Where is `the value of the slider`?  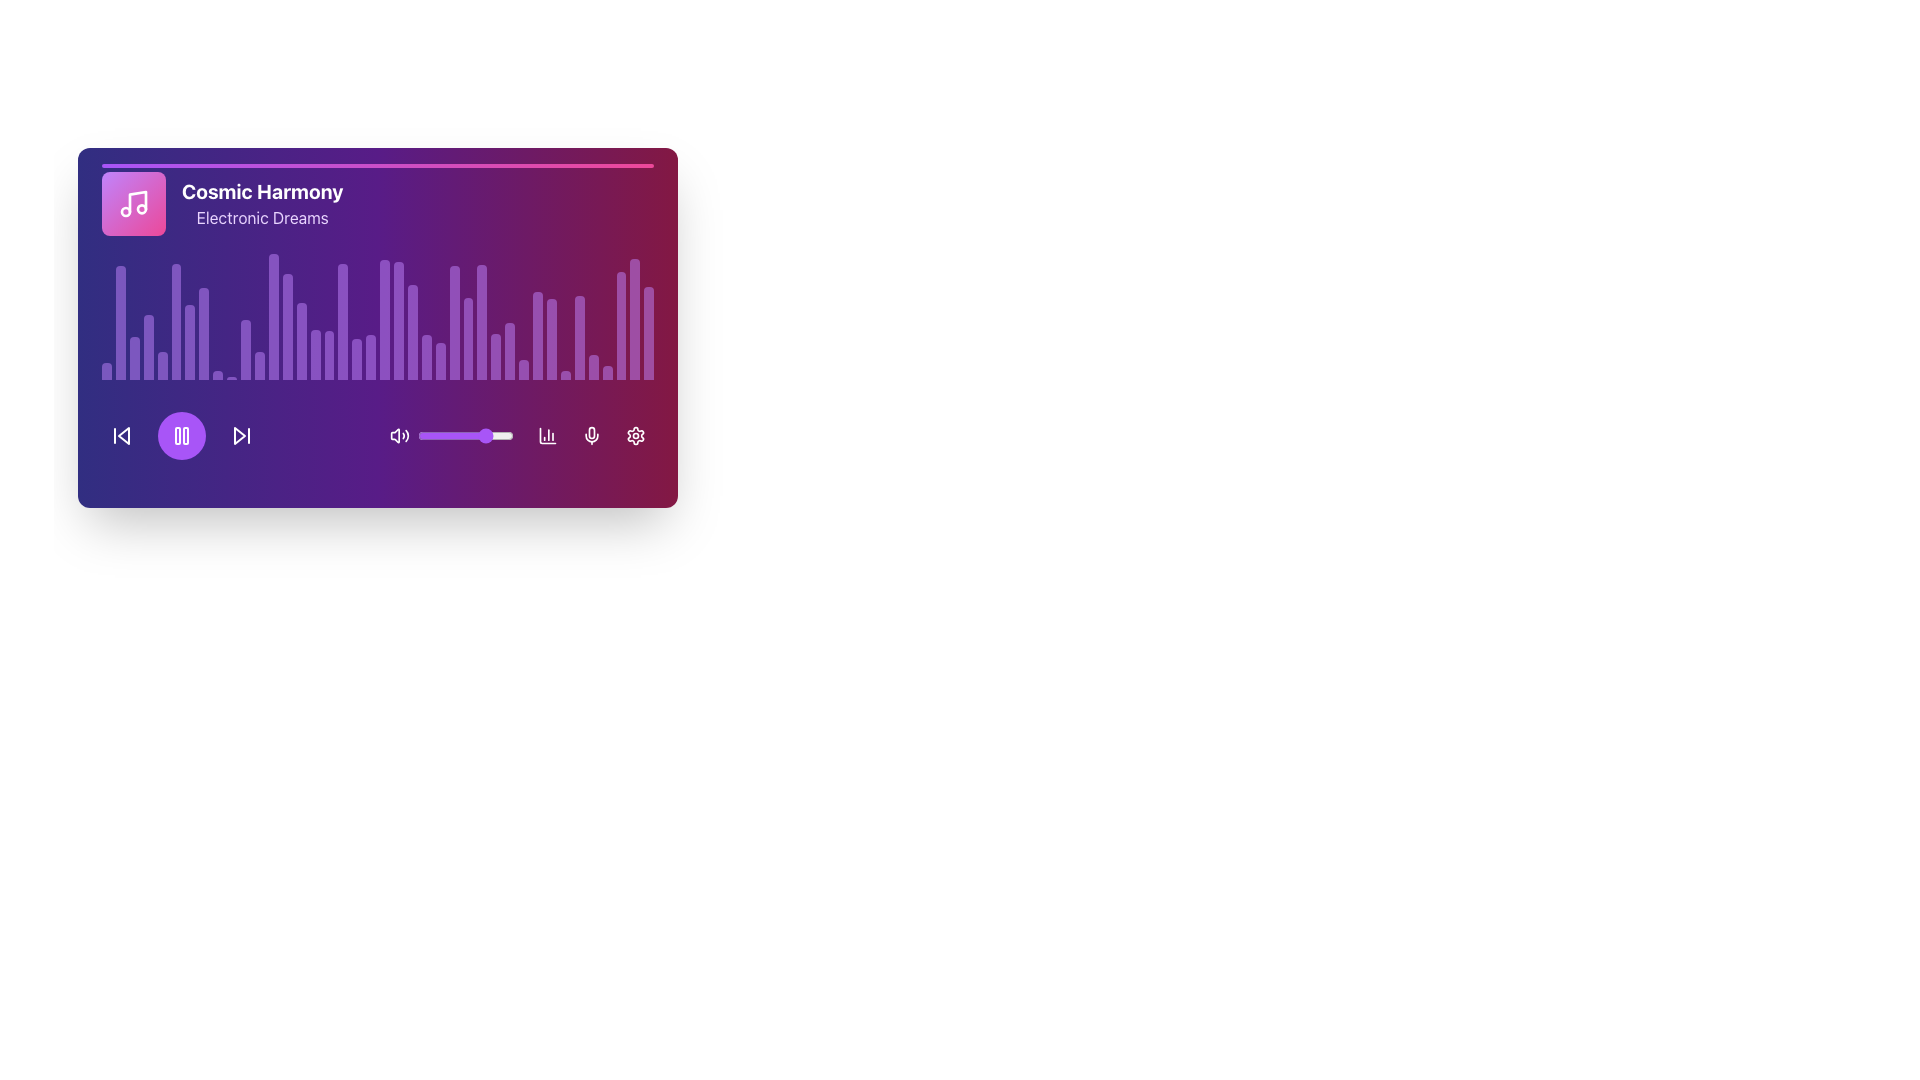
the value of the slider is located at coordinates (474, 434).